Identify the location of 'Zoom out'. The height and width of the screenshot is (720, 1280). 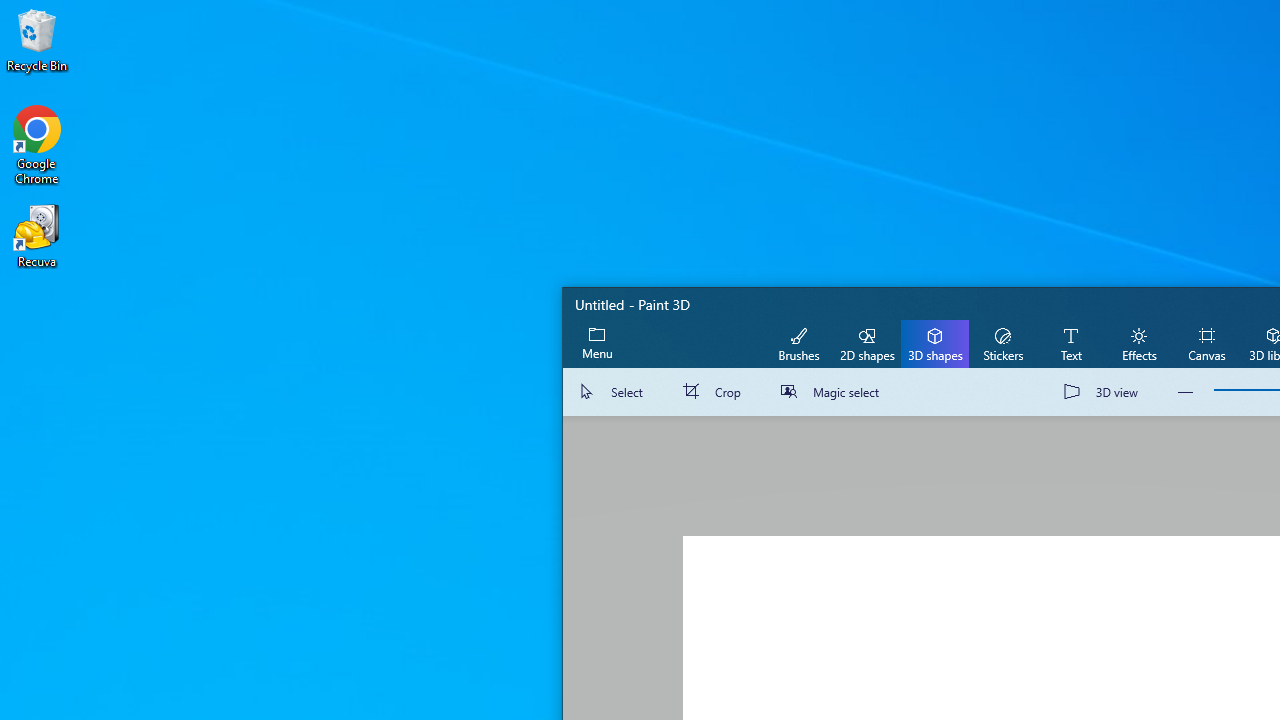
(1185, 392).